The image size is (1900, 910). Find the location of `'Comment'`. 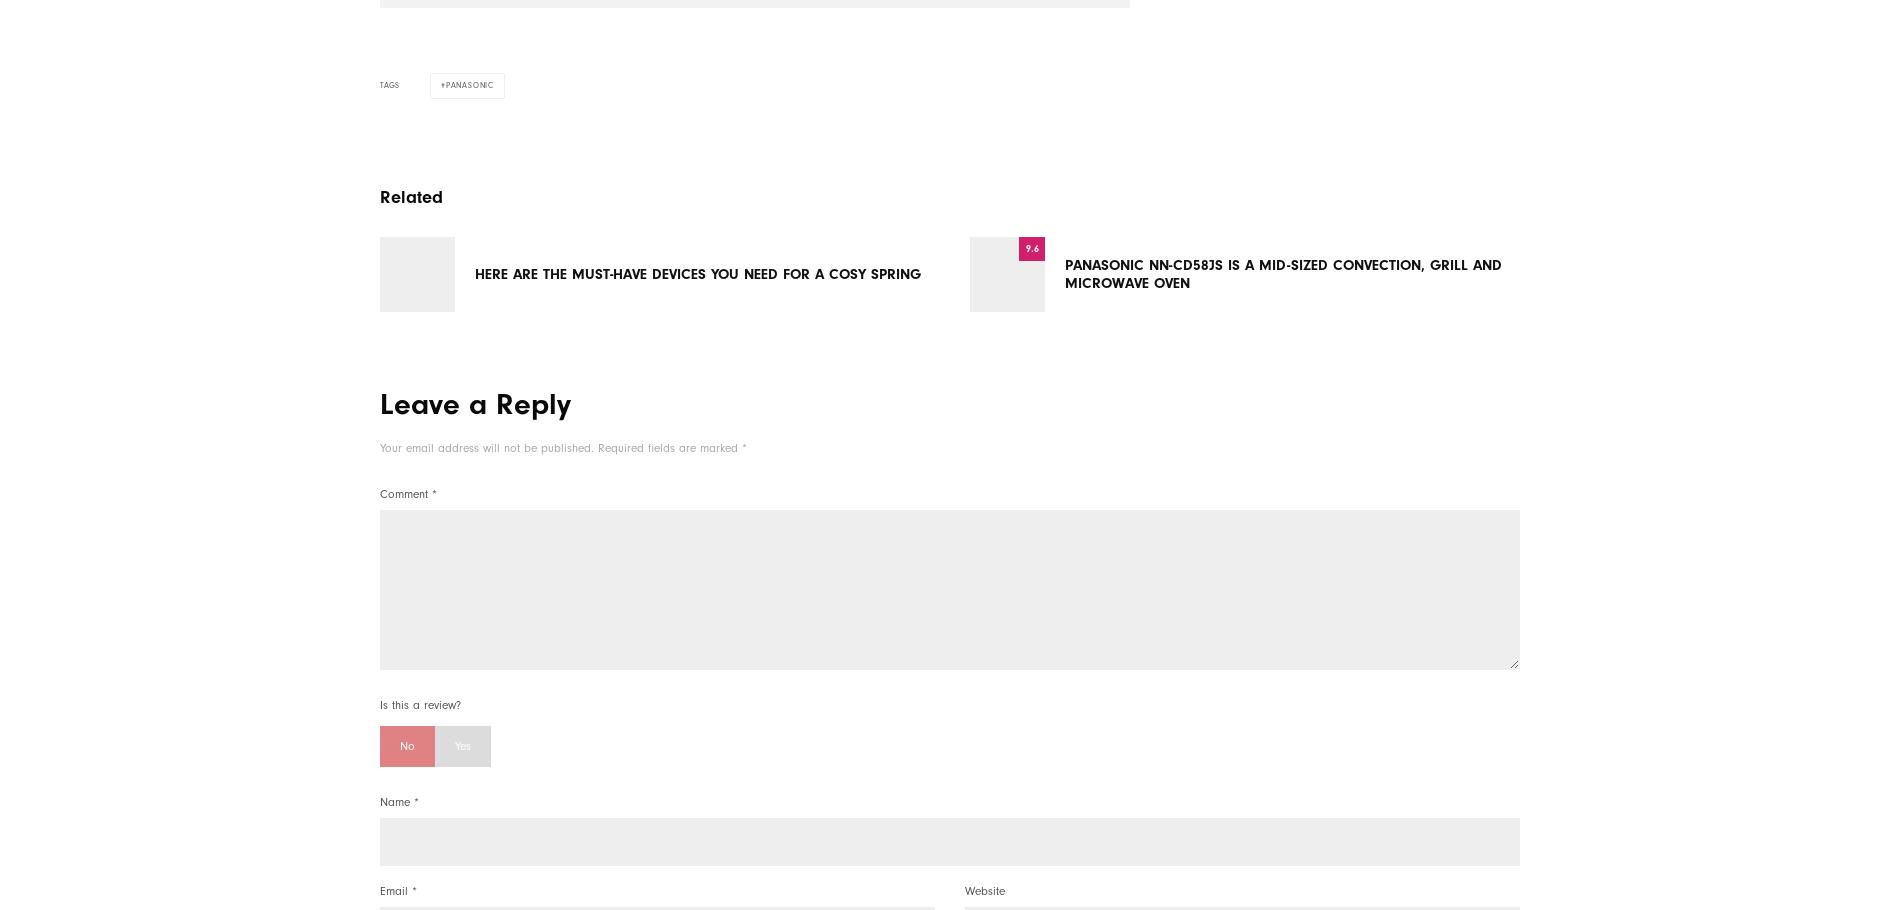

'Comment' is located at coordinates (405, 494).